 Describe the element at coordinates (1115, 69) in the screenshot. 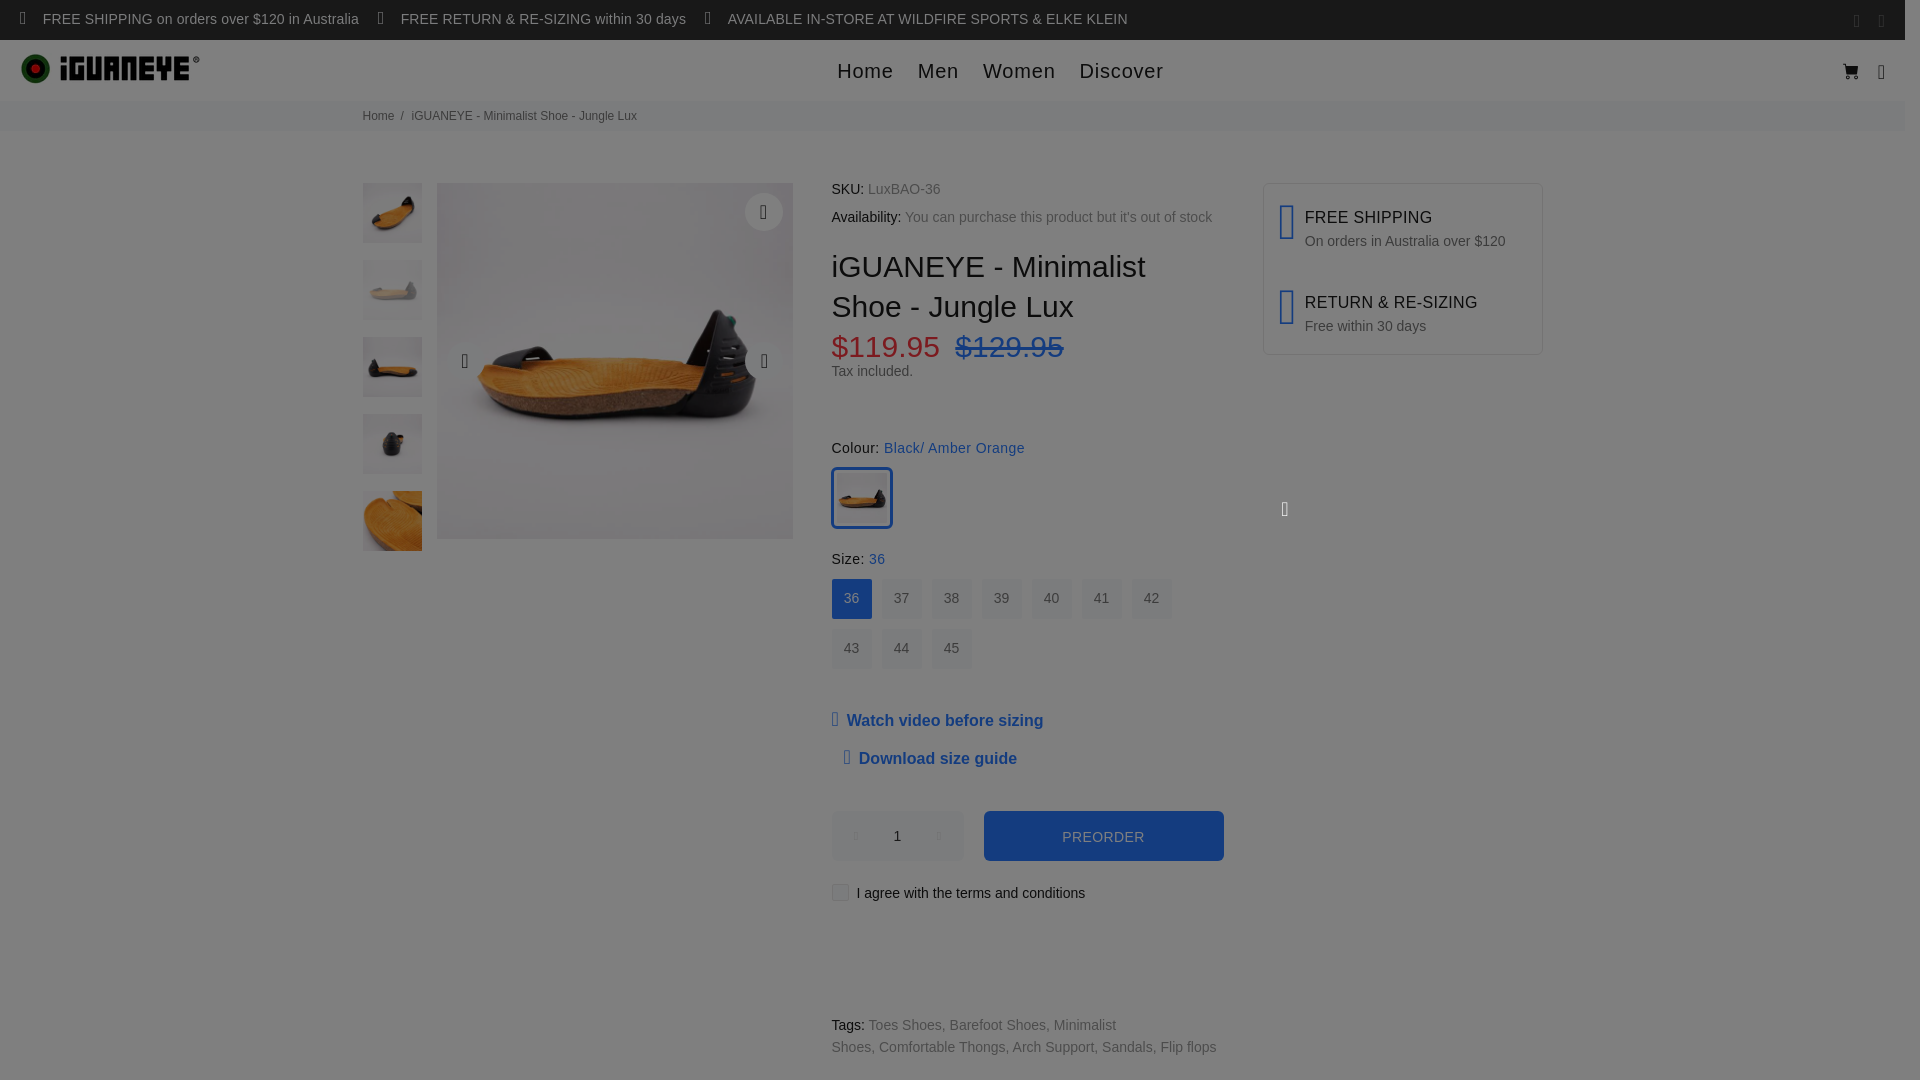

I see `'Discover'` at that location.